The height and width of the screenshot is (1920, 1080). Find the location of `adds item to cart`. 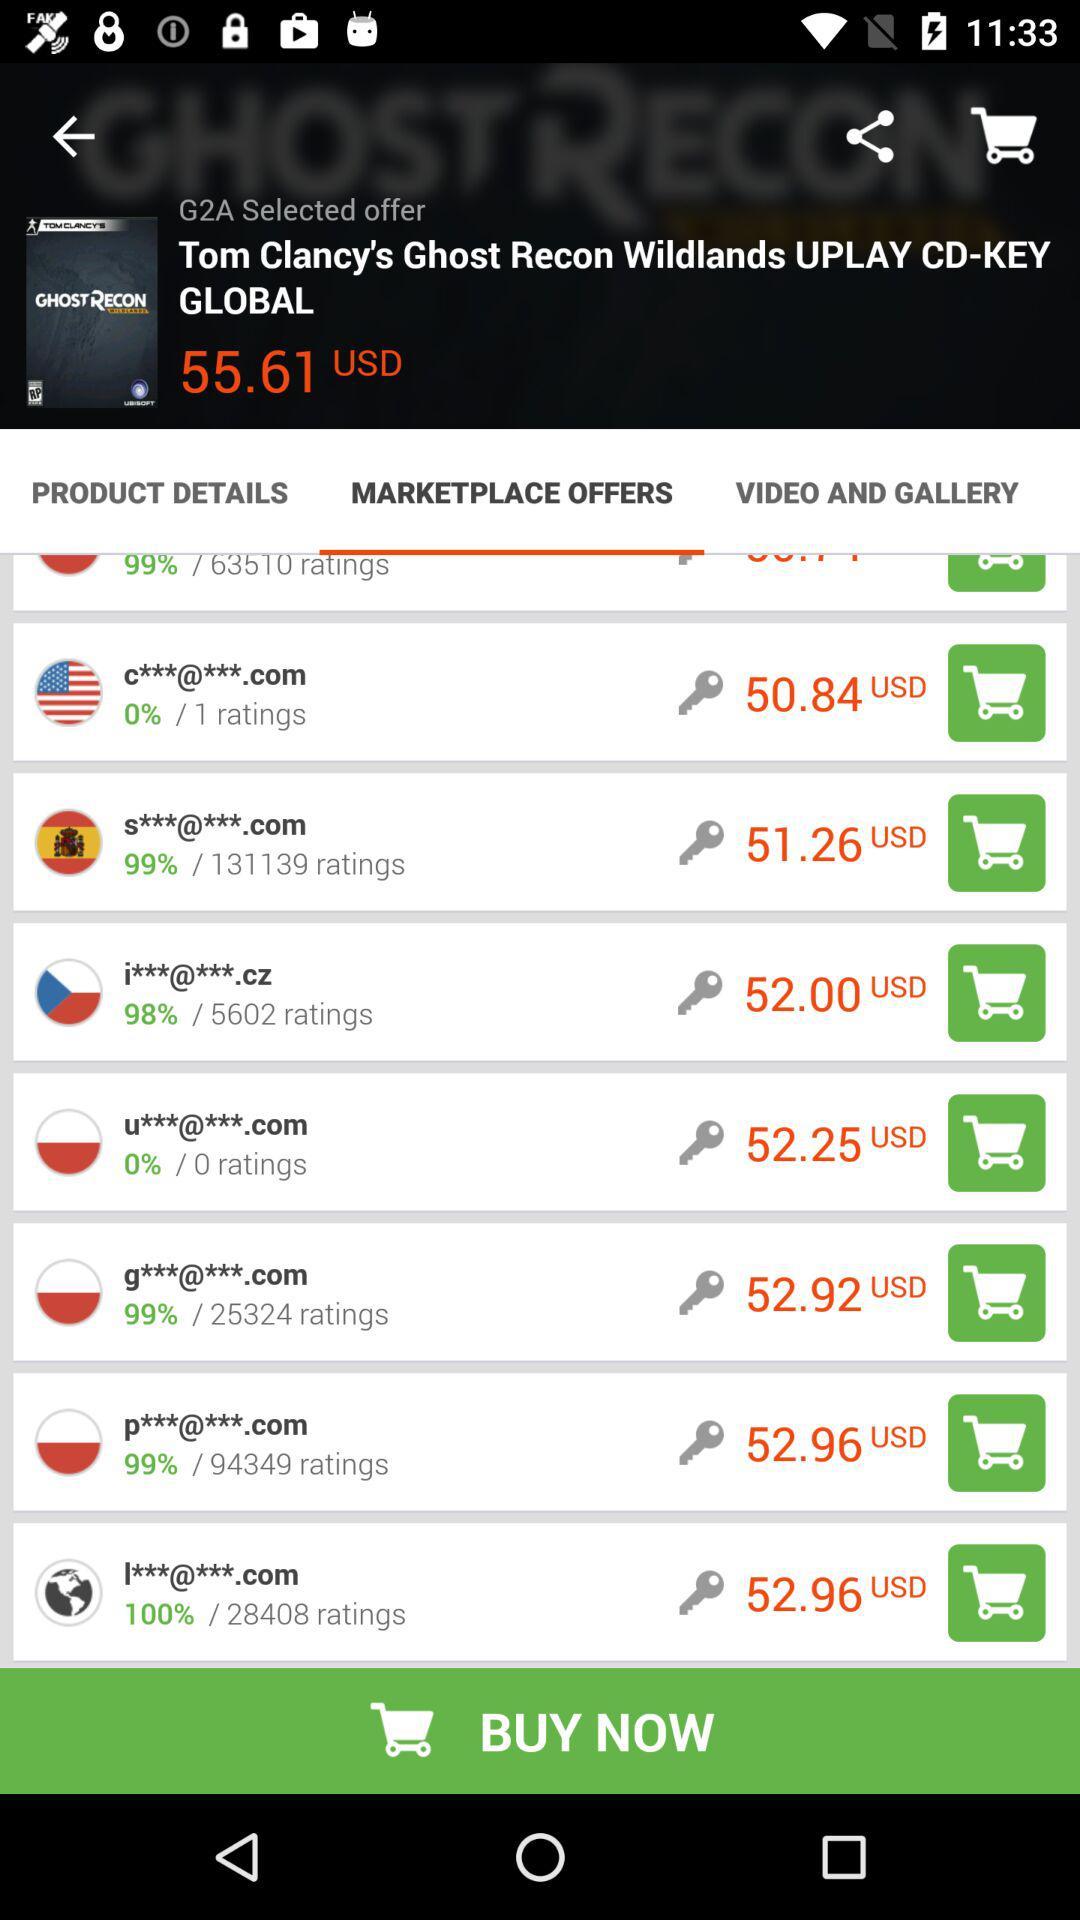

adds item to cart is located at coordinates (996, 993).